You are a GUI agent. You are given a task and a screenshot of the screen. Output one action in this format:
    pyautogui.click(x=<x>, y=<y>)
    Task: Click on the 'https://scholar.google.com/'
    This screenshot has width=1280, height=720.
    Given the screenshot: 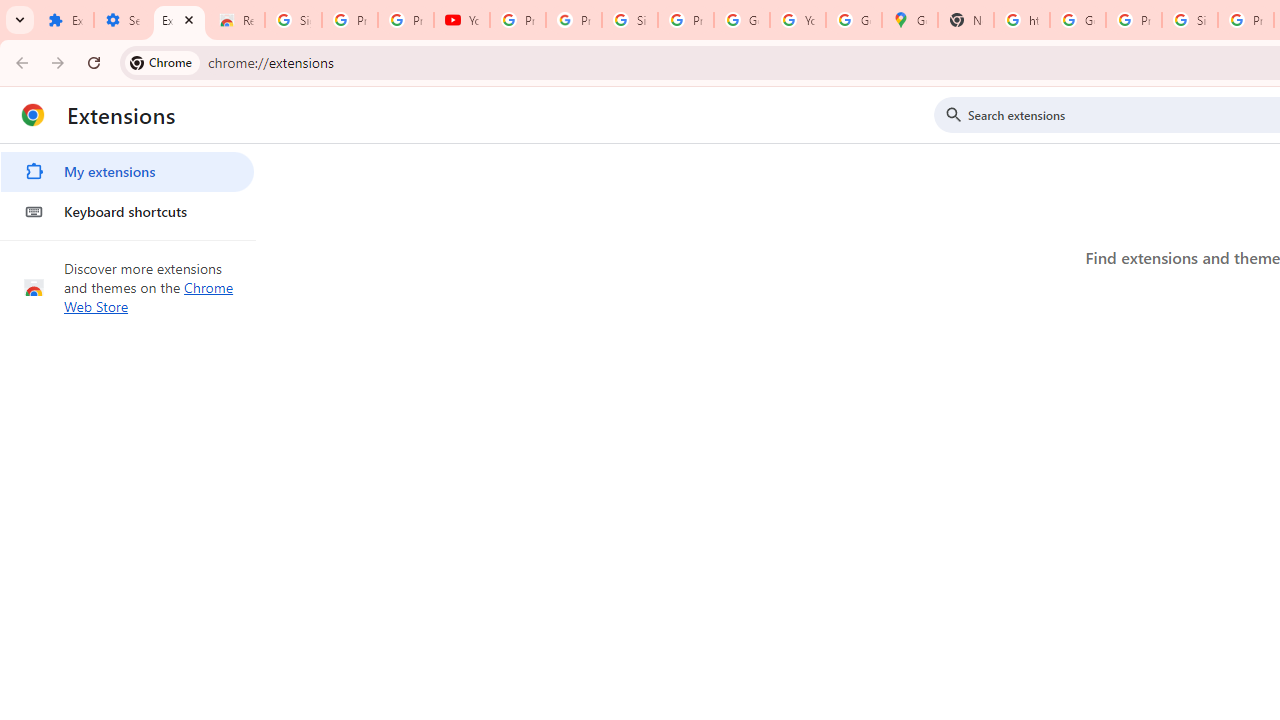 What is the action you would take?
    pyautogui.click(x=1022, y=20)
    